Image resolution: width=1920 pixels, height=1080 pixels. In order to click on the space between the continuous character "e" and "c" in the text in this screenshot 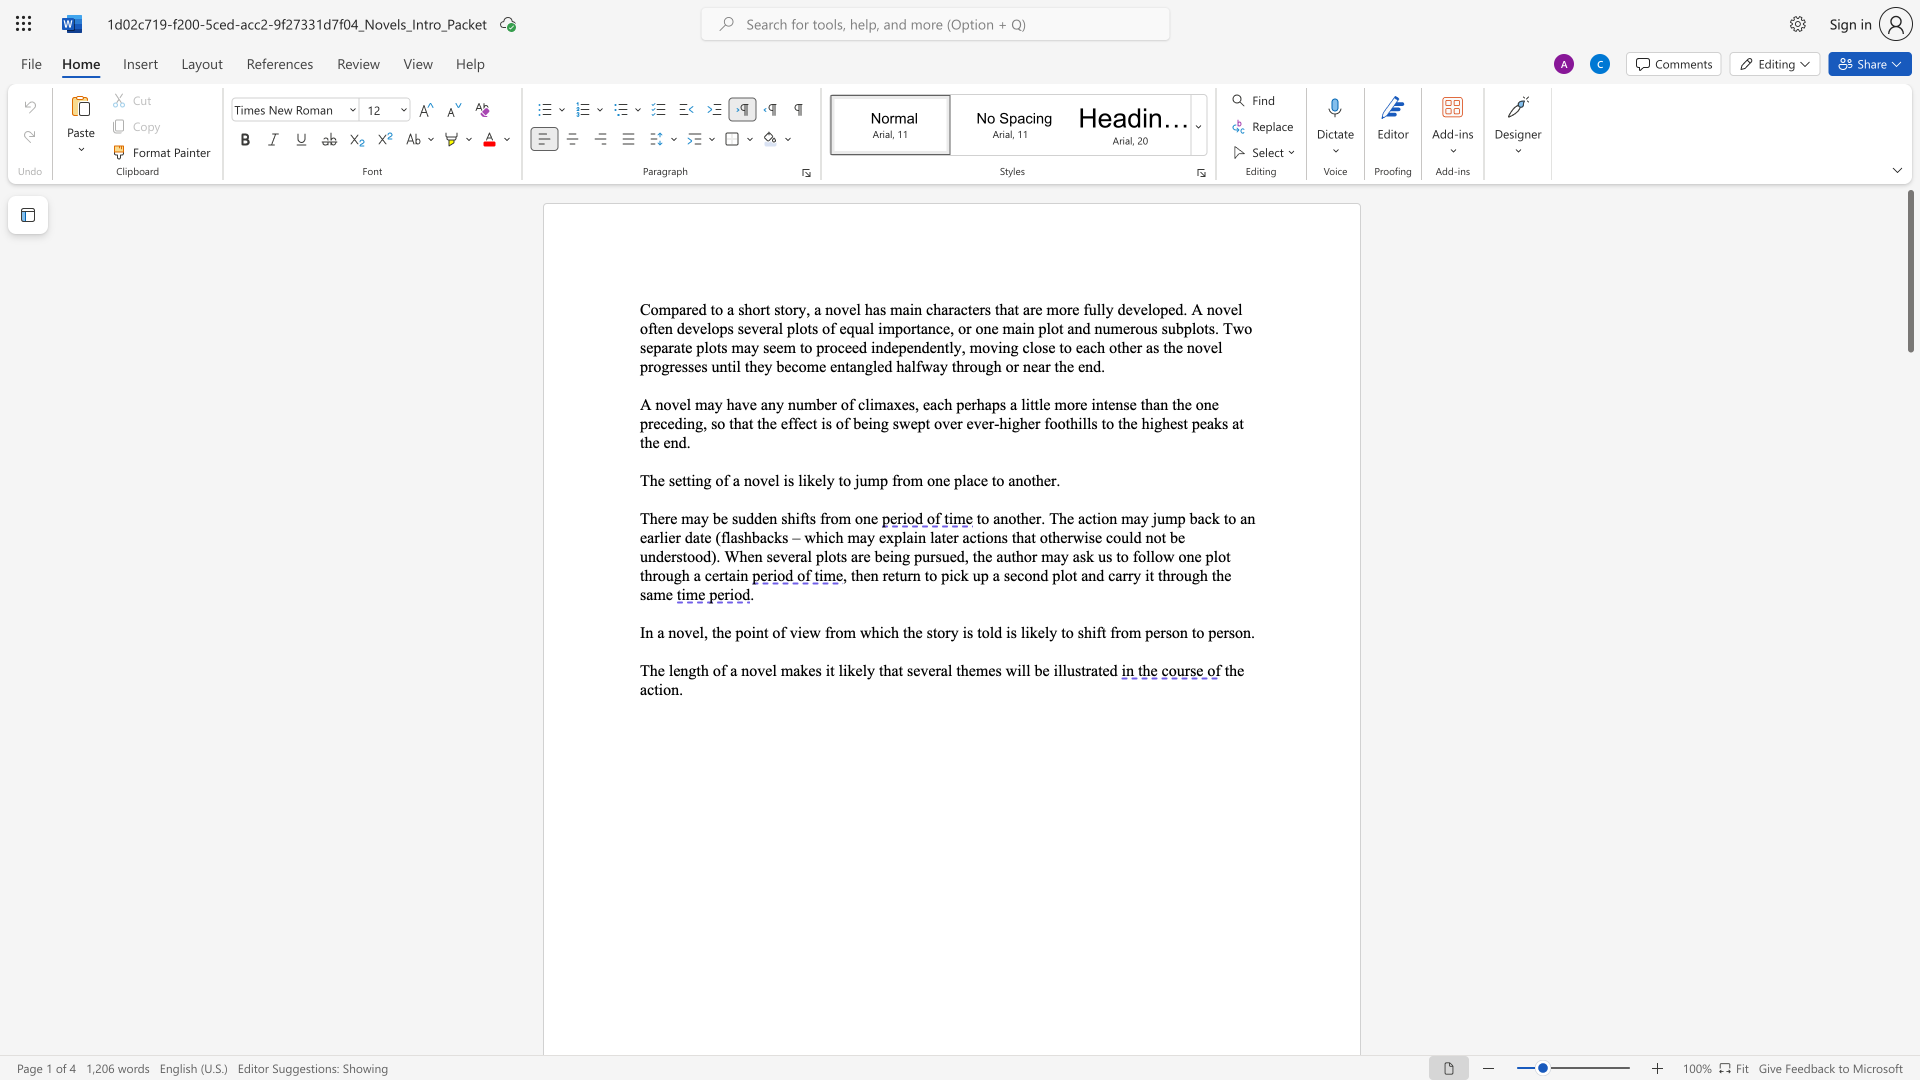, I will do `click(1017, 575)`.